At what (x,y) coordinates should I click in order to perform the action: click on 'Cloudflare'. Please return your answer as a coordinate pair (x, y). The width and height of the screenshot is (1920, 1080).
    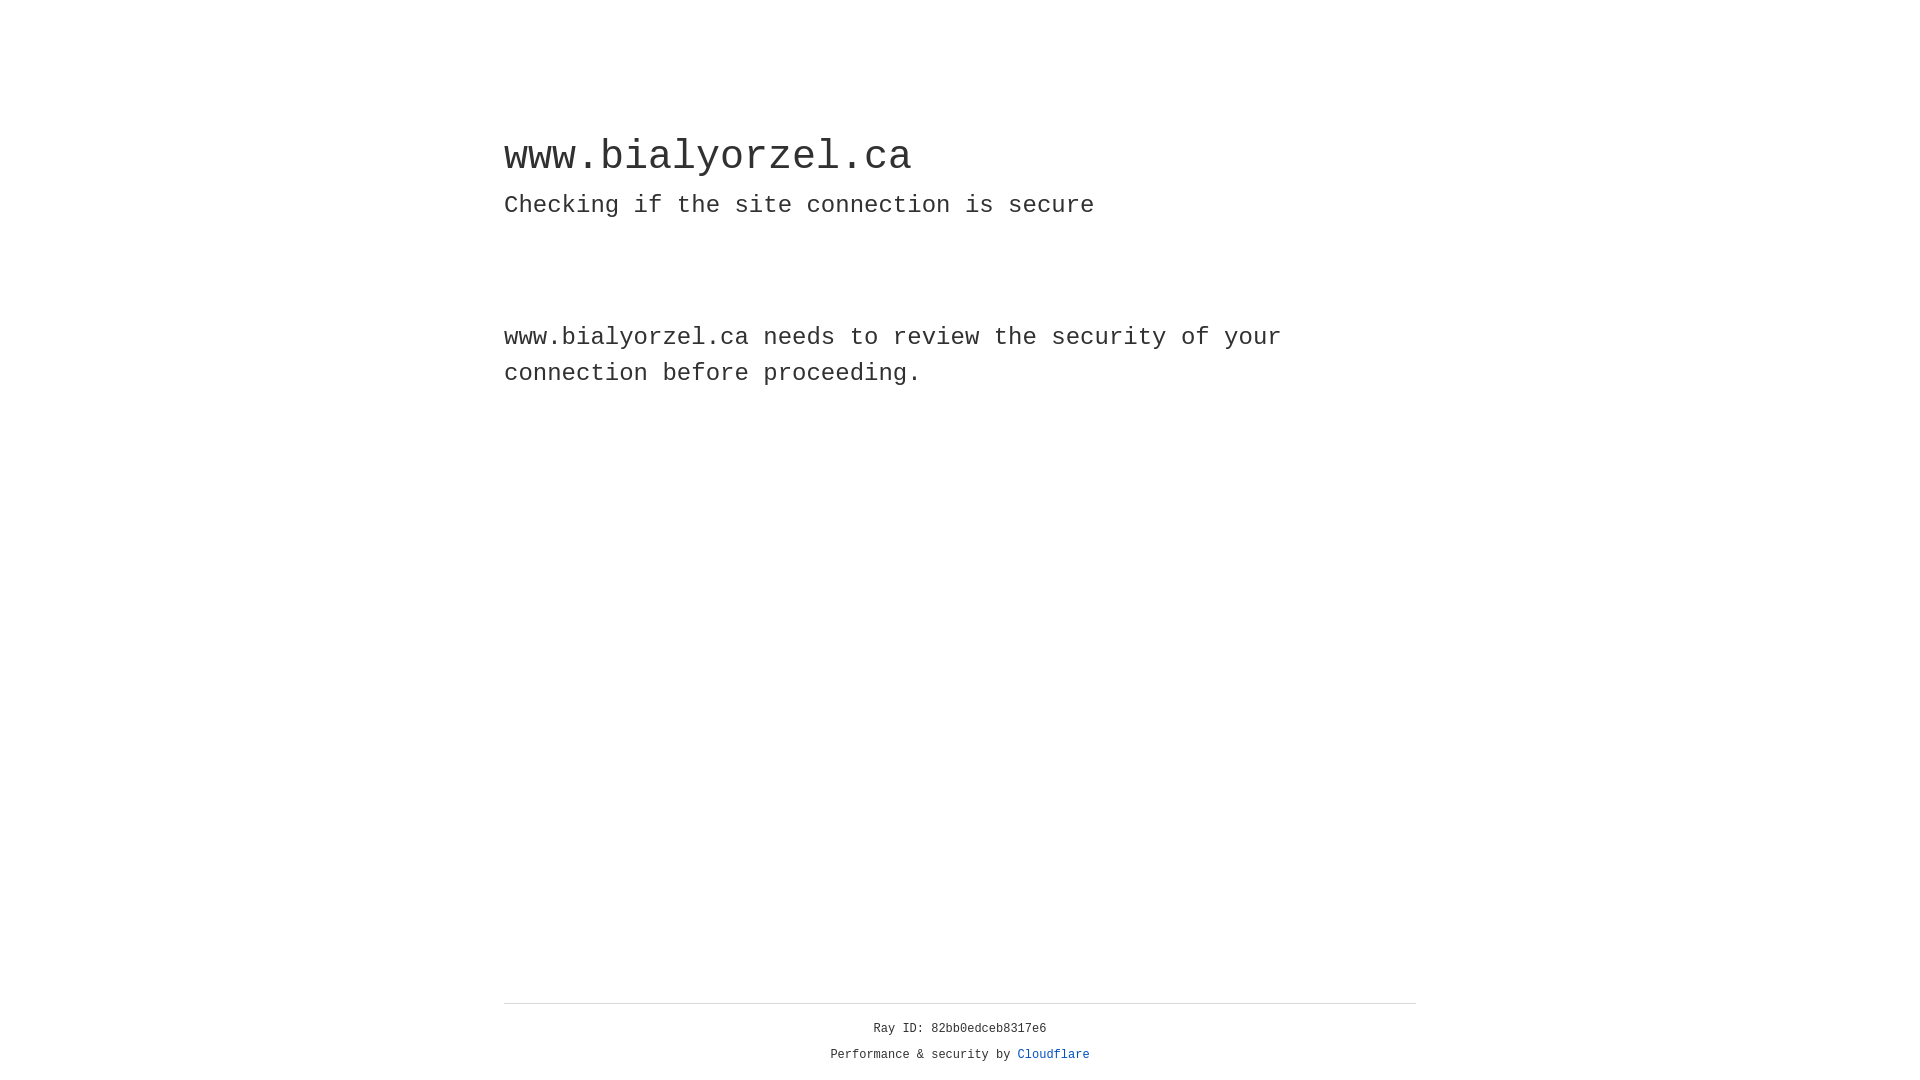
    Looking at the image, I should click on (1017, 1054).